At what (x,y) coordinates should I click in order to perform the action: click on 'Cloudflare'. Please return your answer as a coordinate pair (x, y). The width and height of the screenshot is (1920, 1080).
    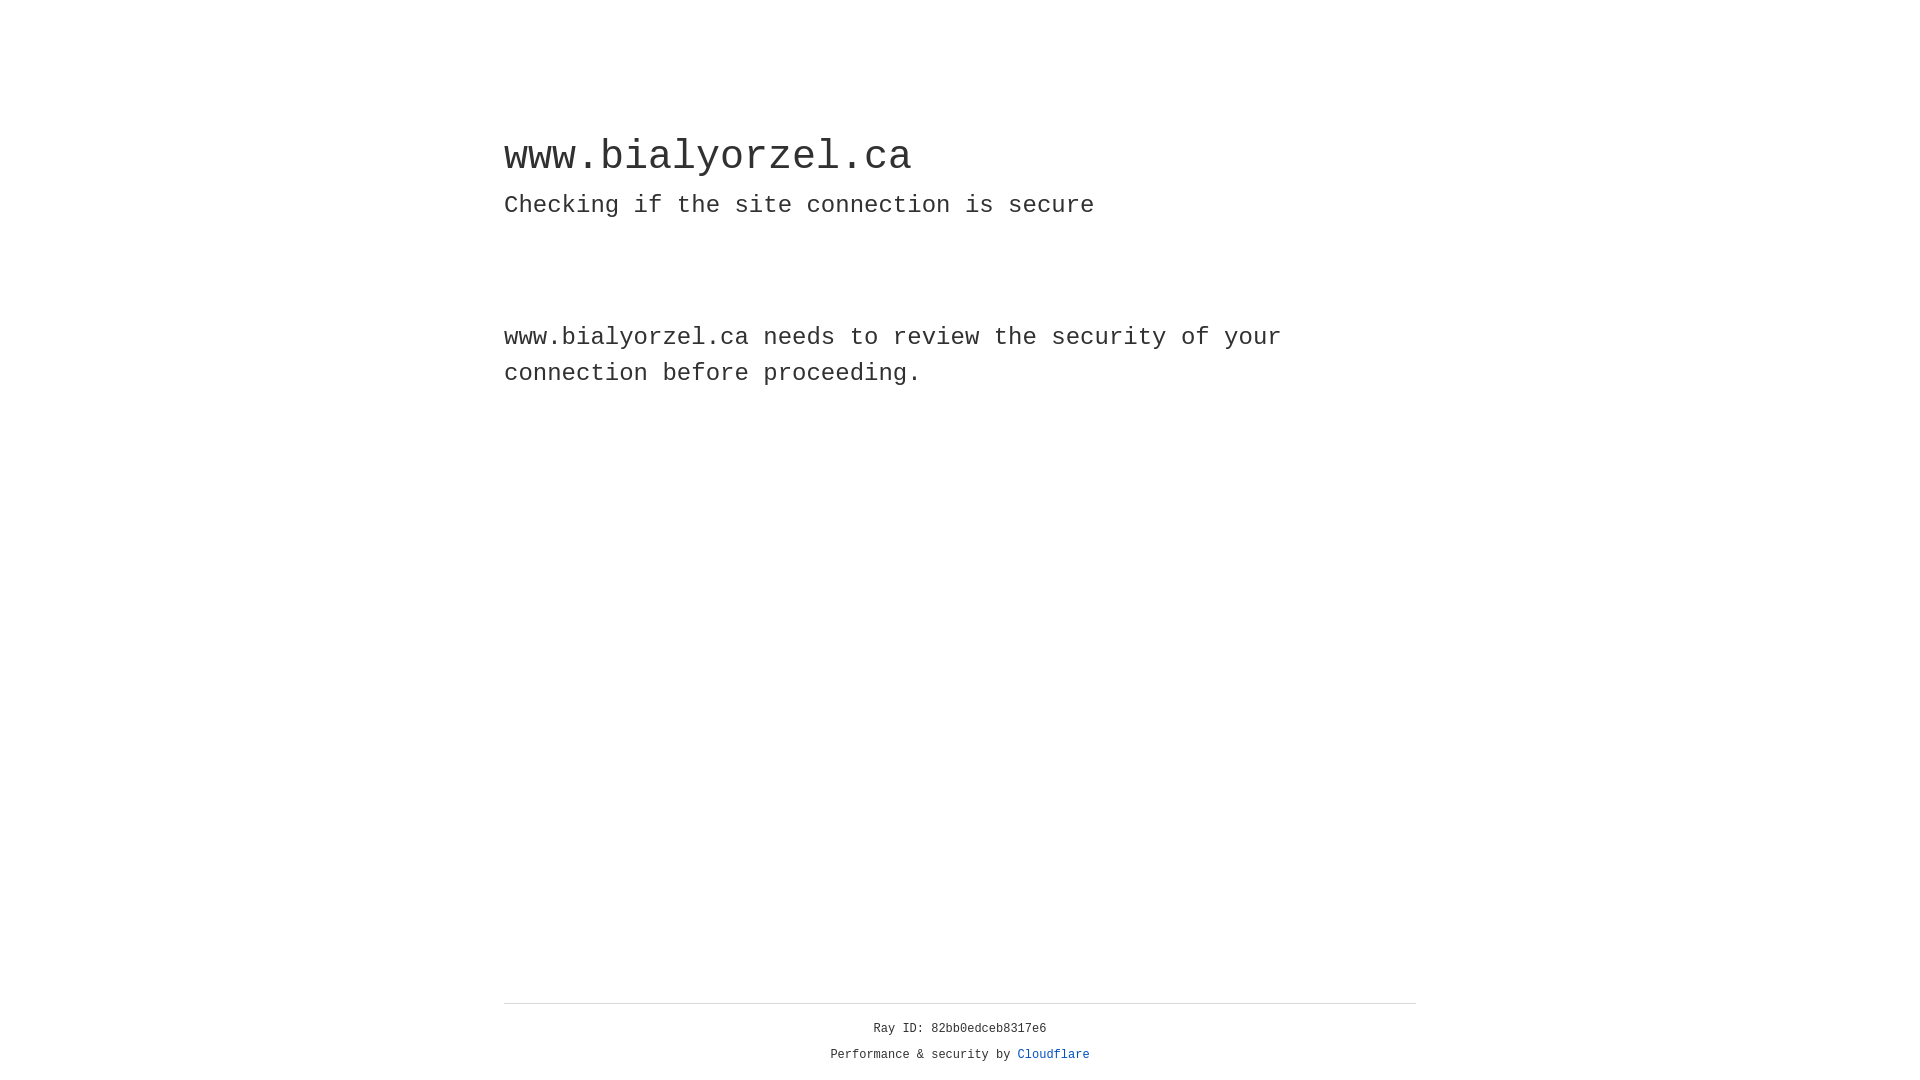
    Looking at the image, I should click on (1017, 1054).